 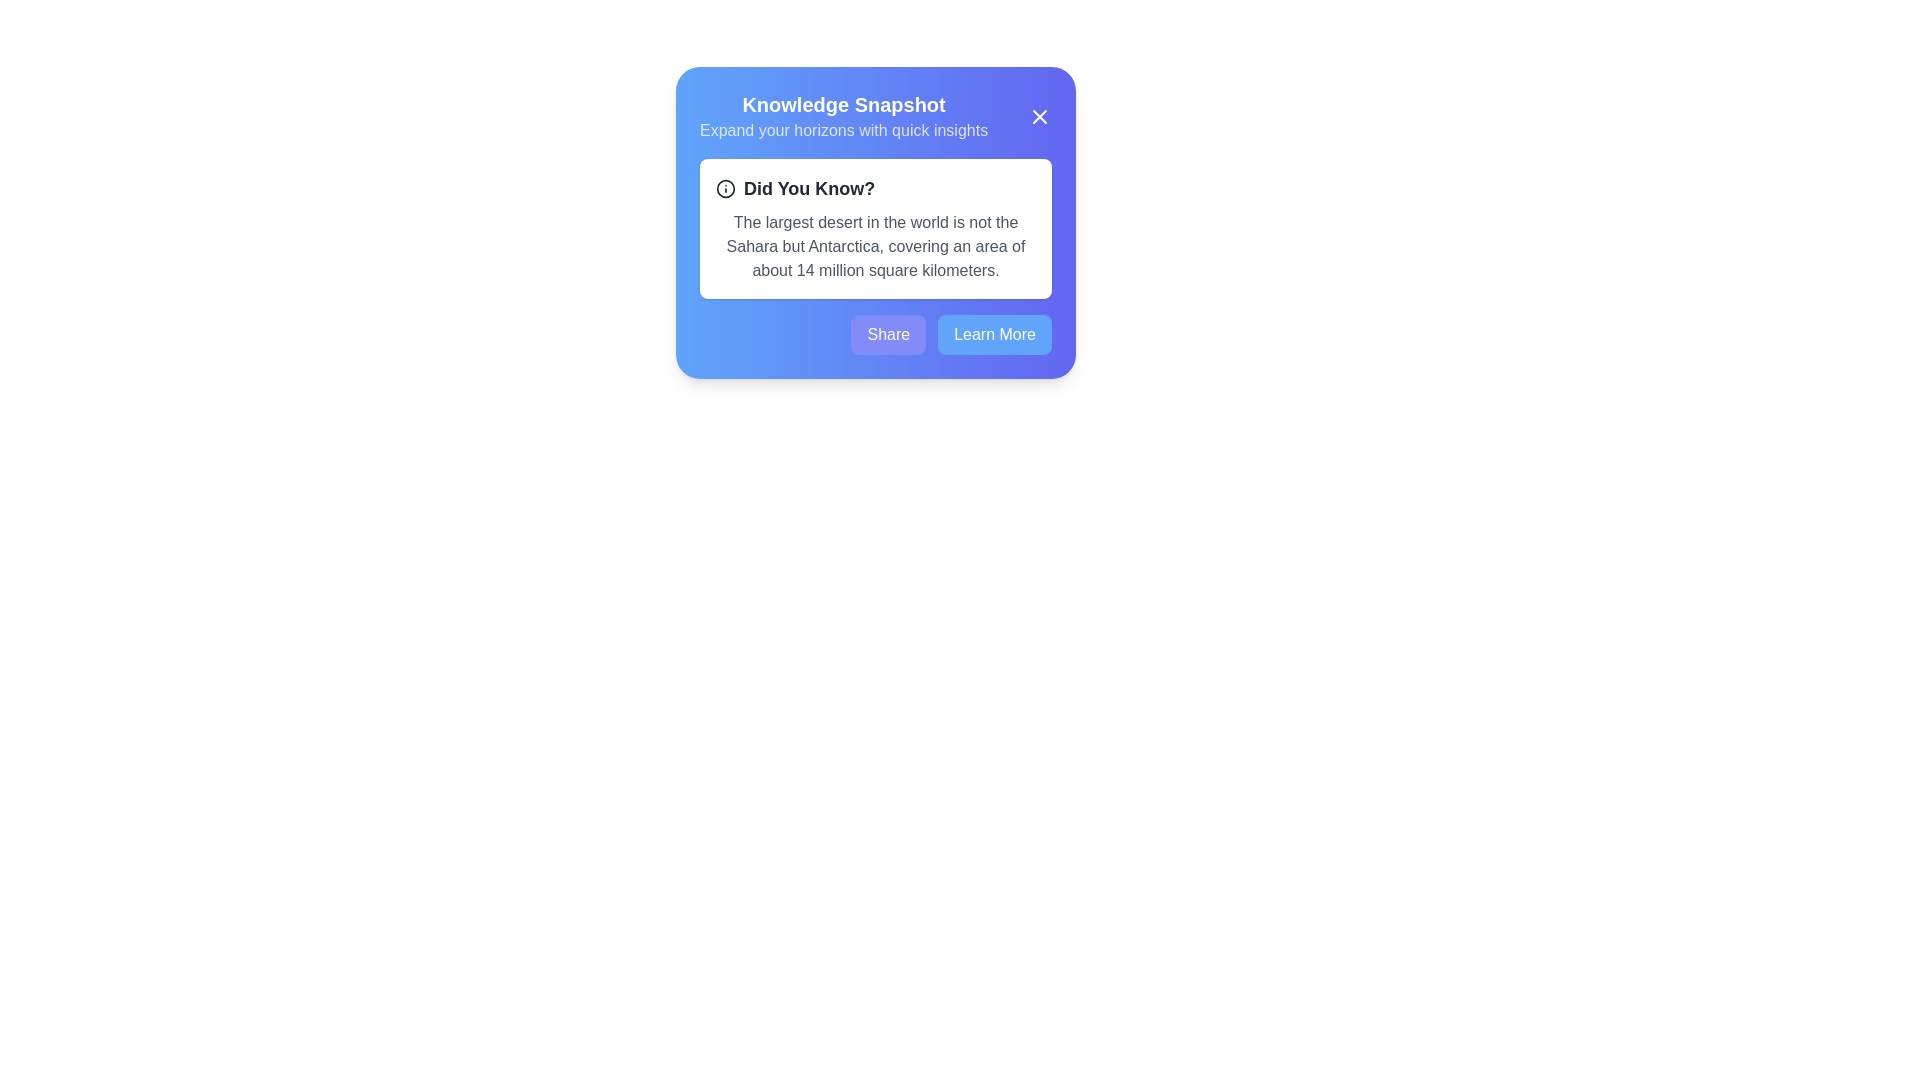 What do you see at coordinates (844, 104) in the screenshot?
I see `text label displaying 'Knowledge Snapshot' in bold, extra-large font, which is positioned at the top of the card interface` at bounding box center [844, 104].